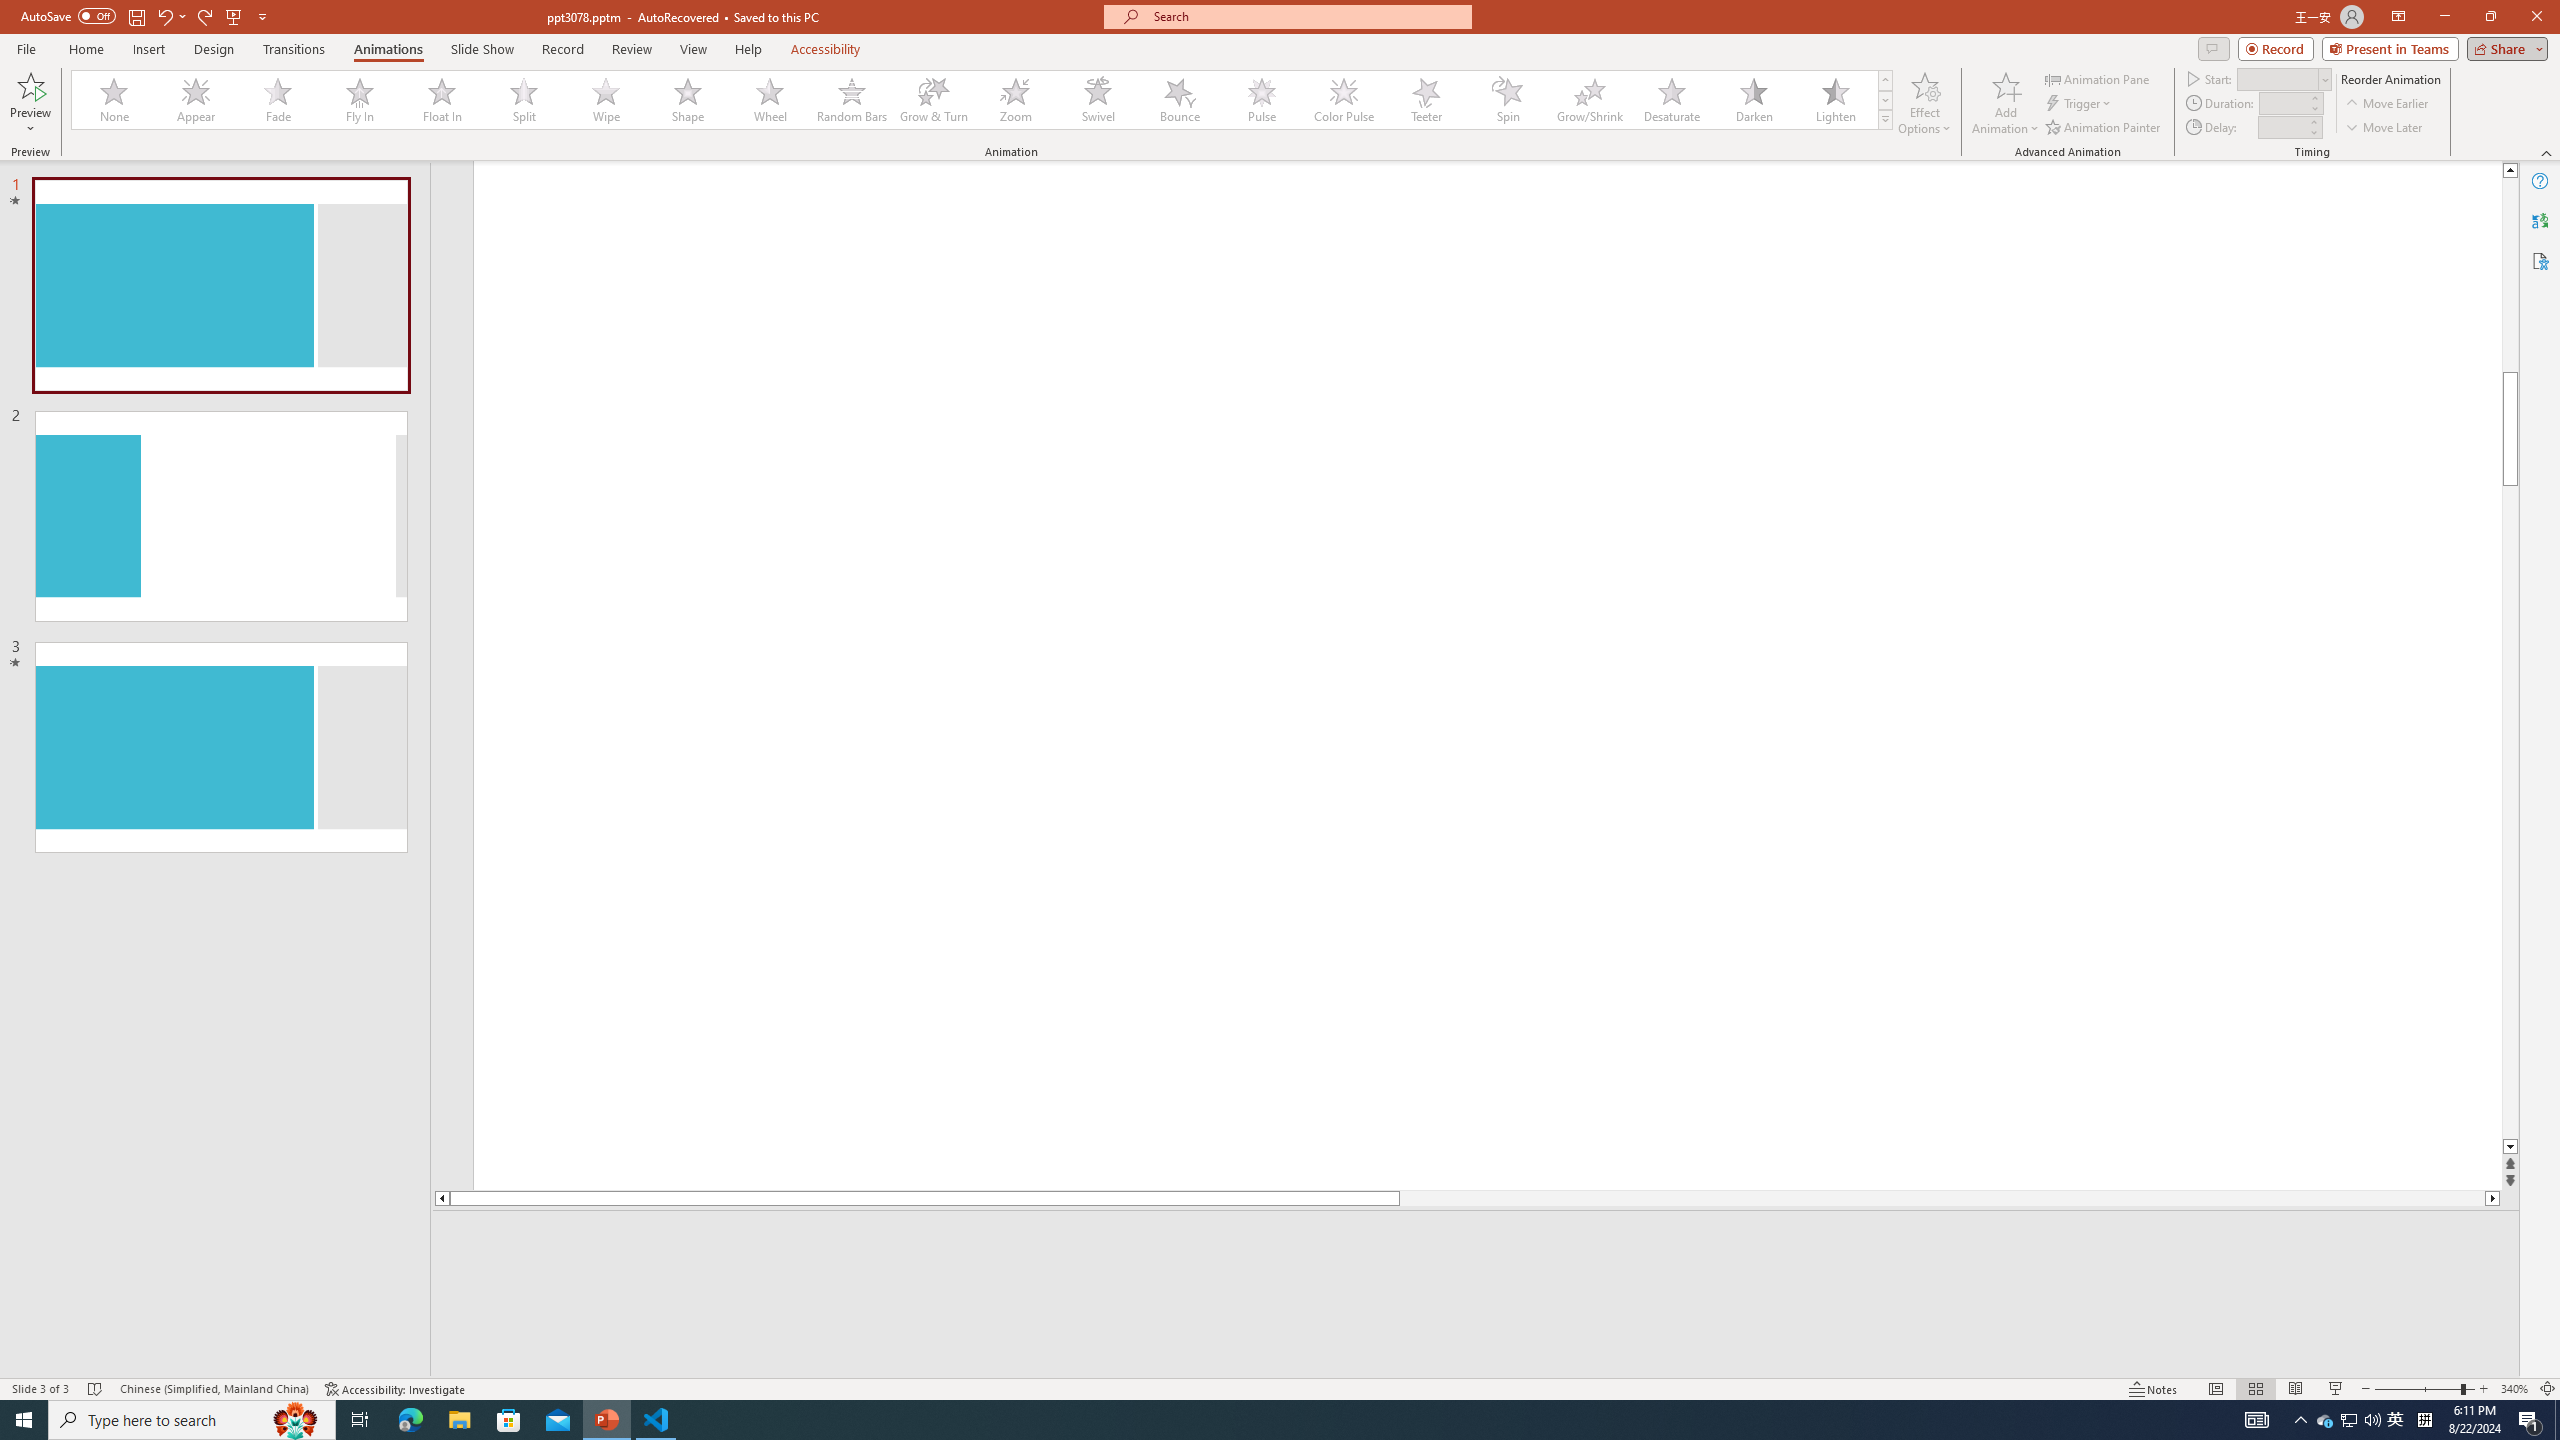 This screenshot has width=2560, height=1440. What do you see at coordinates (1507, 99) in the screenshot?
I see `'Spin'` at bounding box center [1507, 99].